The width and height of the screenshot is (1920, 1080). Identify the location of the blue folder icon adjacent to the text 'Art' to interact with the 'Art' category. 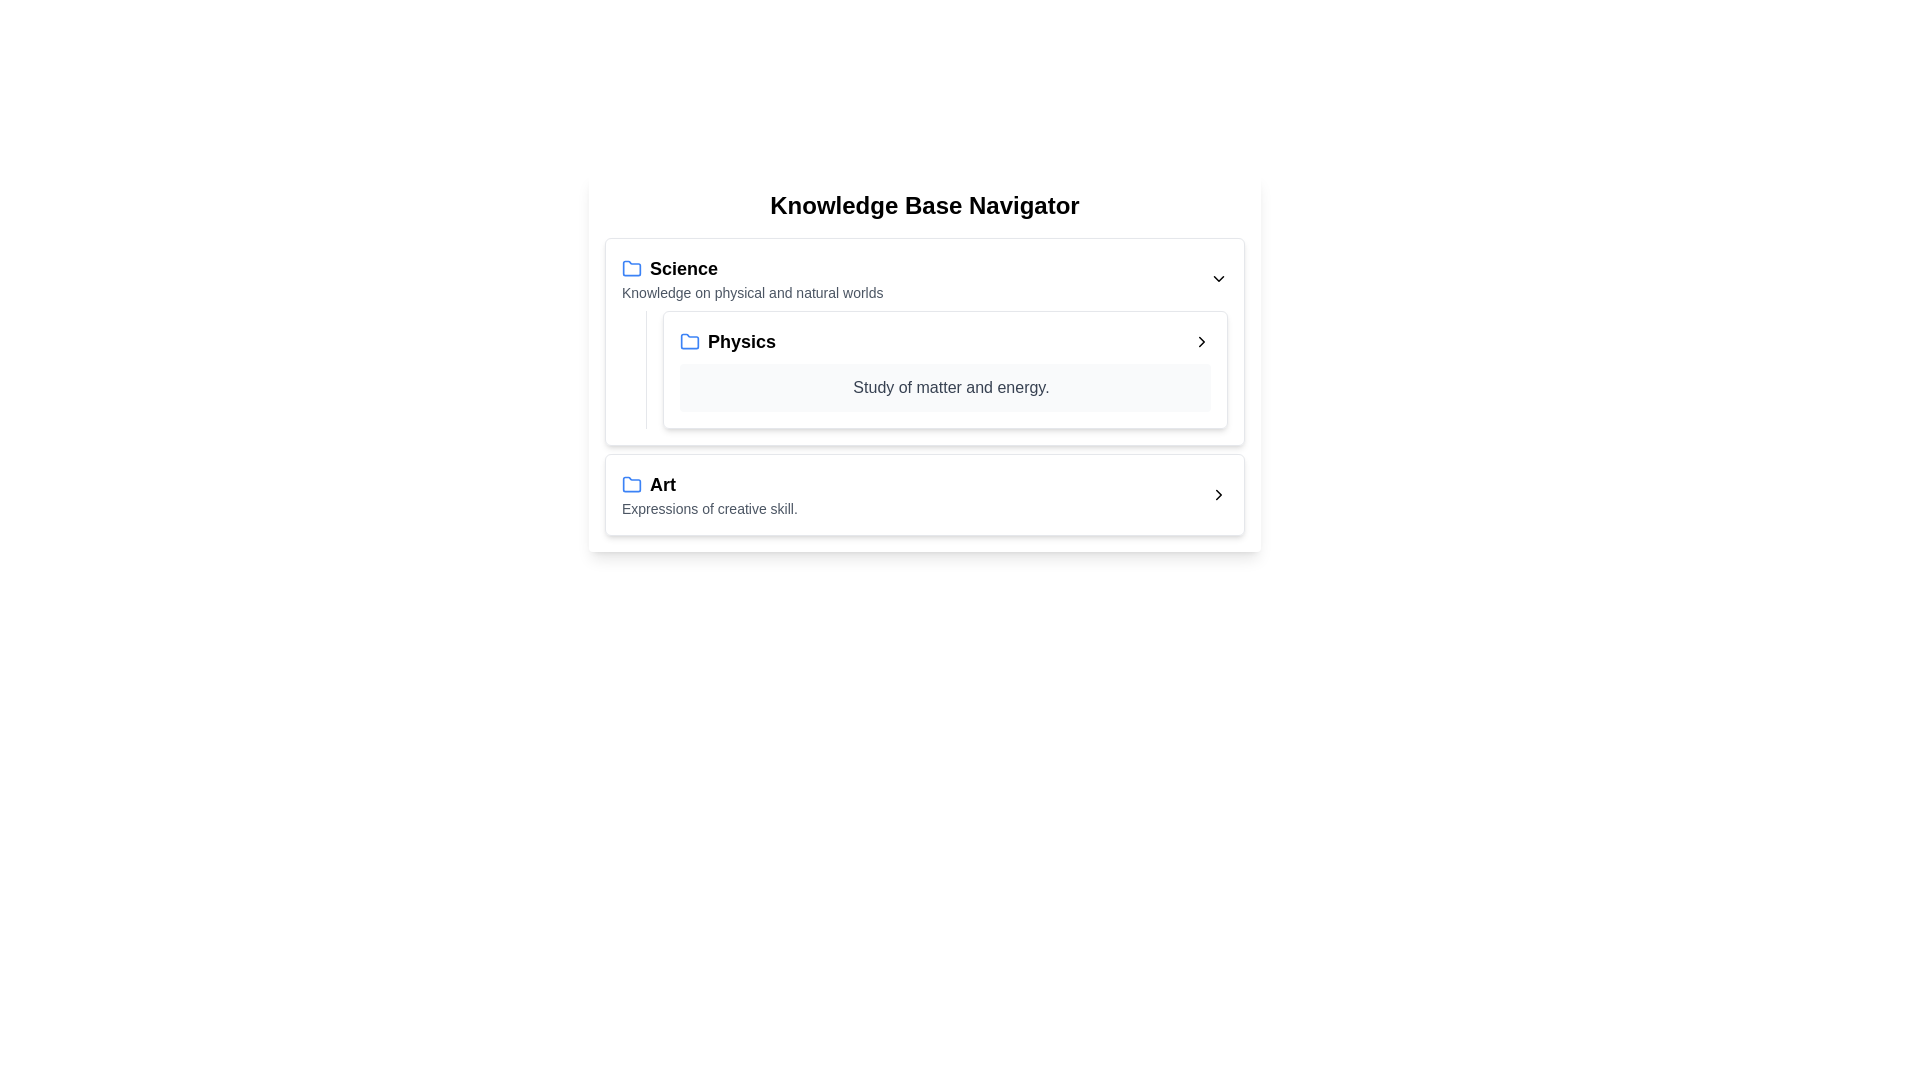
(631, 485).